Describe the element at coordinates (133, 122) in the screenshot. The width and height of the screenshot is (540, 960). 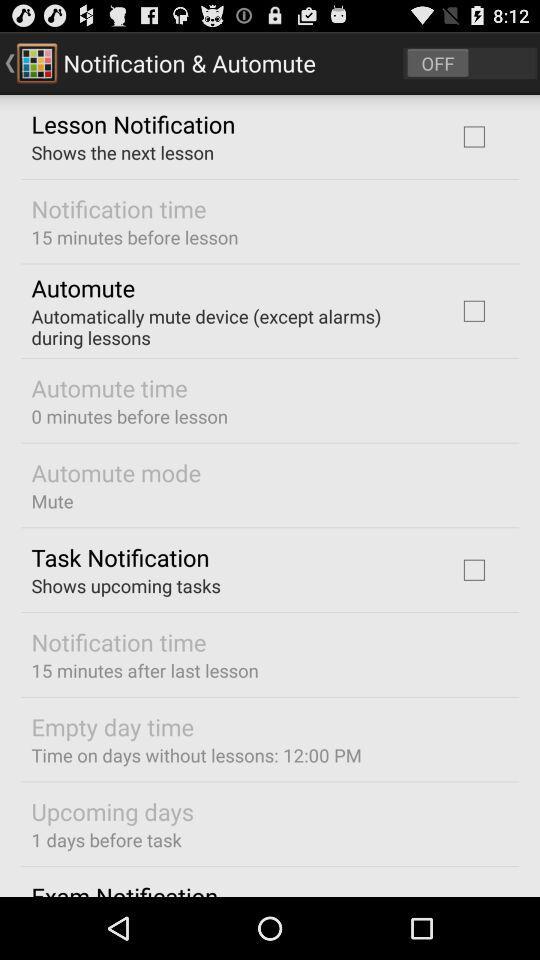
I see `the lesson notification` at that location.